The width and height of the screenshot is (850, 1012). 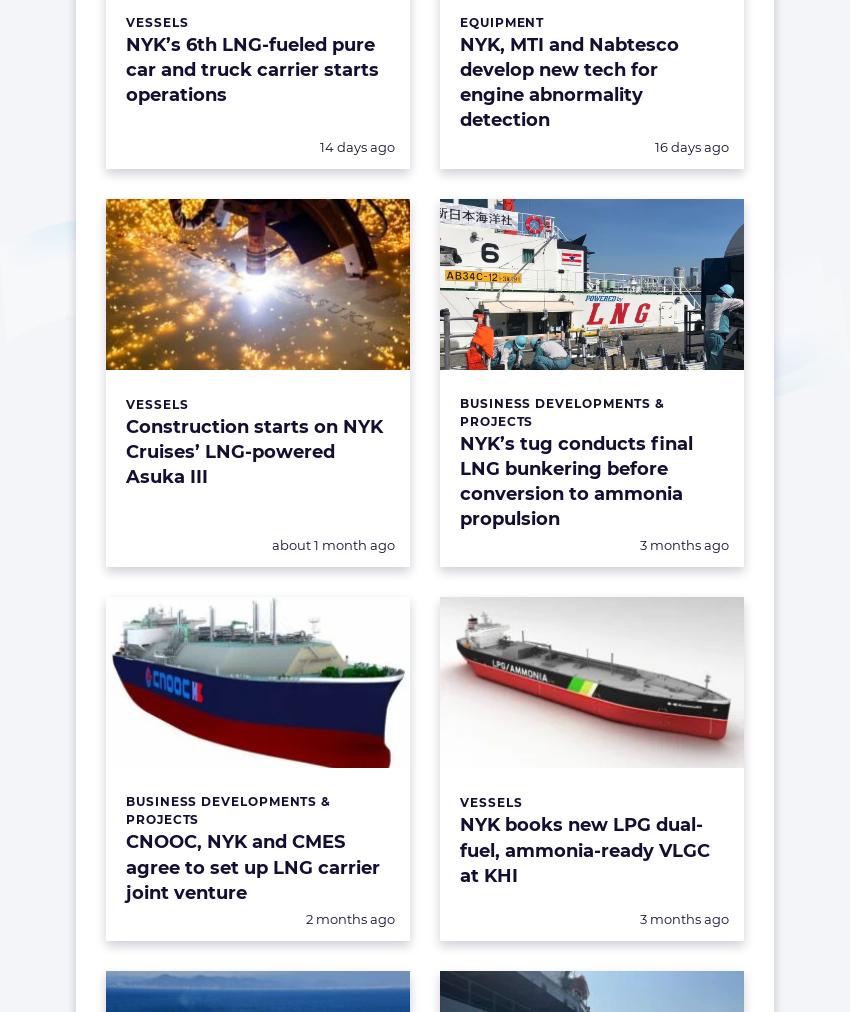 What do you see at coordinates (690, 146) in the screenshot?
I see `'16 days ago'` at bounding box center [690, 146].